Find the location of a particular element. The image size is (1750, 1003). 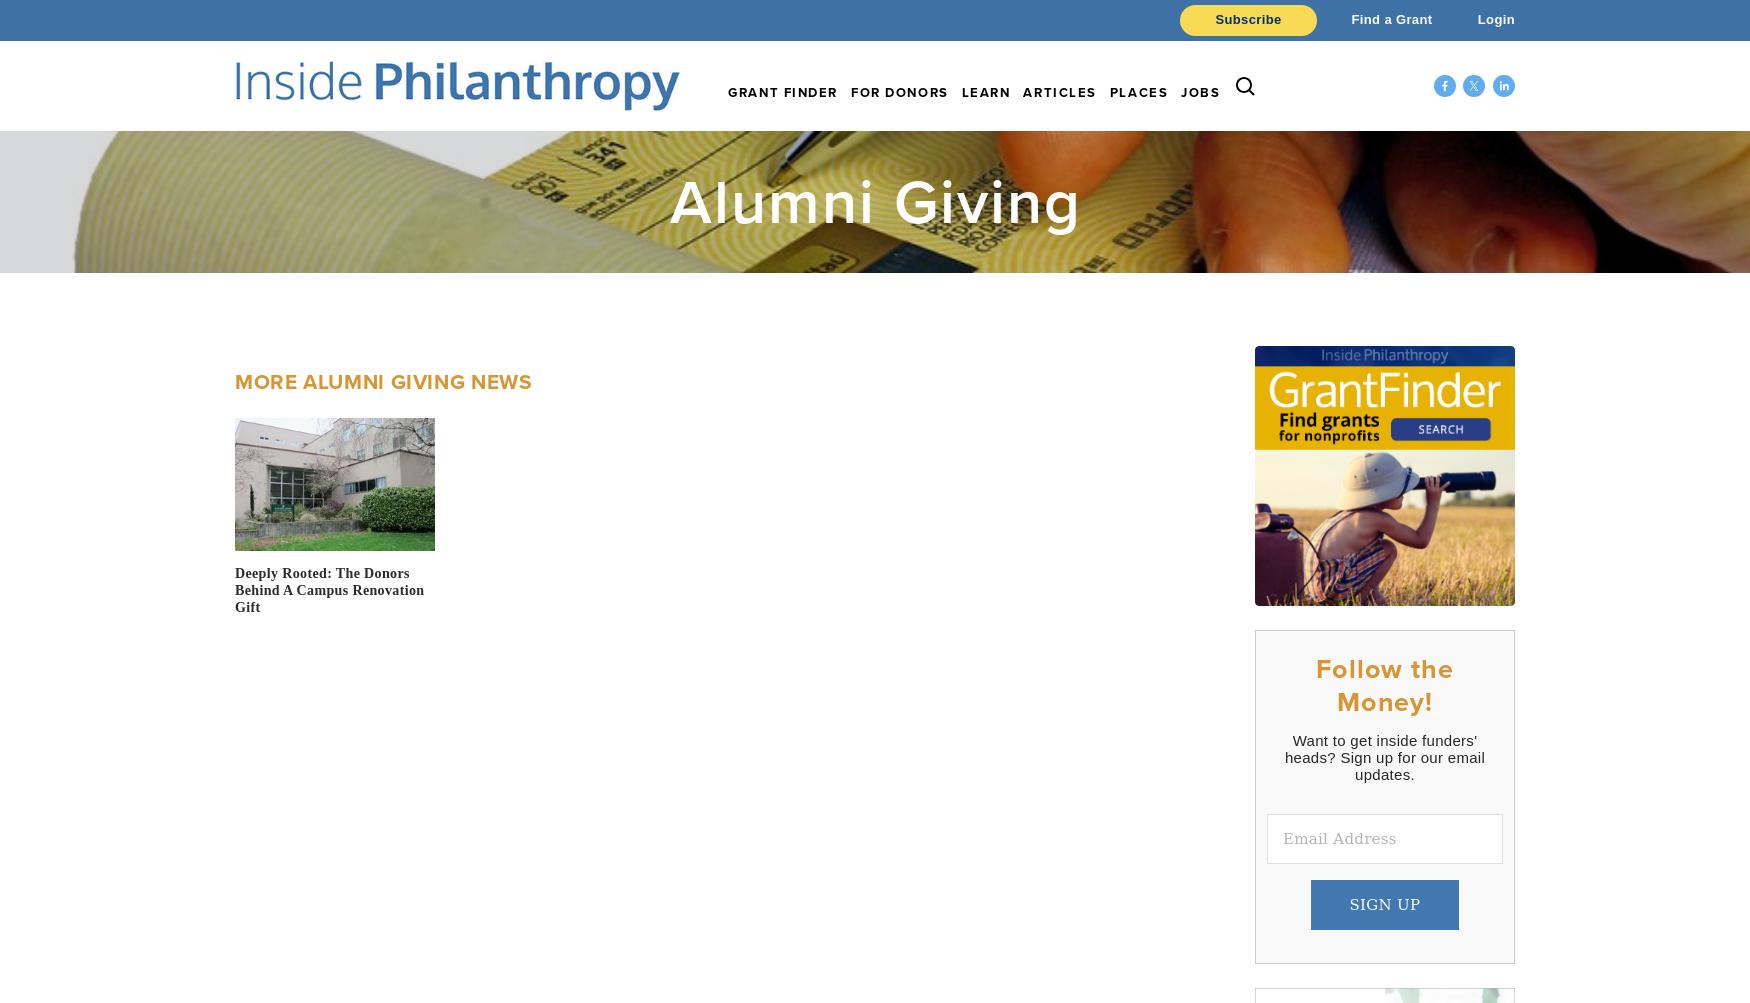

'Want to get inside funders' heads? Sign up for our email updates.' is located at coordinates (1383, 756).